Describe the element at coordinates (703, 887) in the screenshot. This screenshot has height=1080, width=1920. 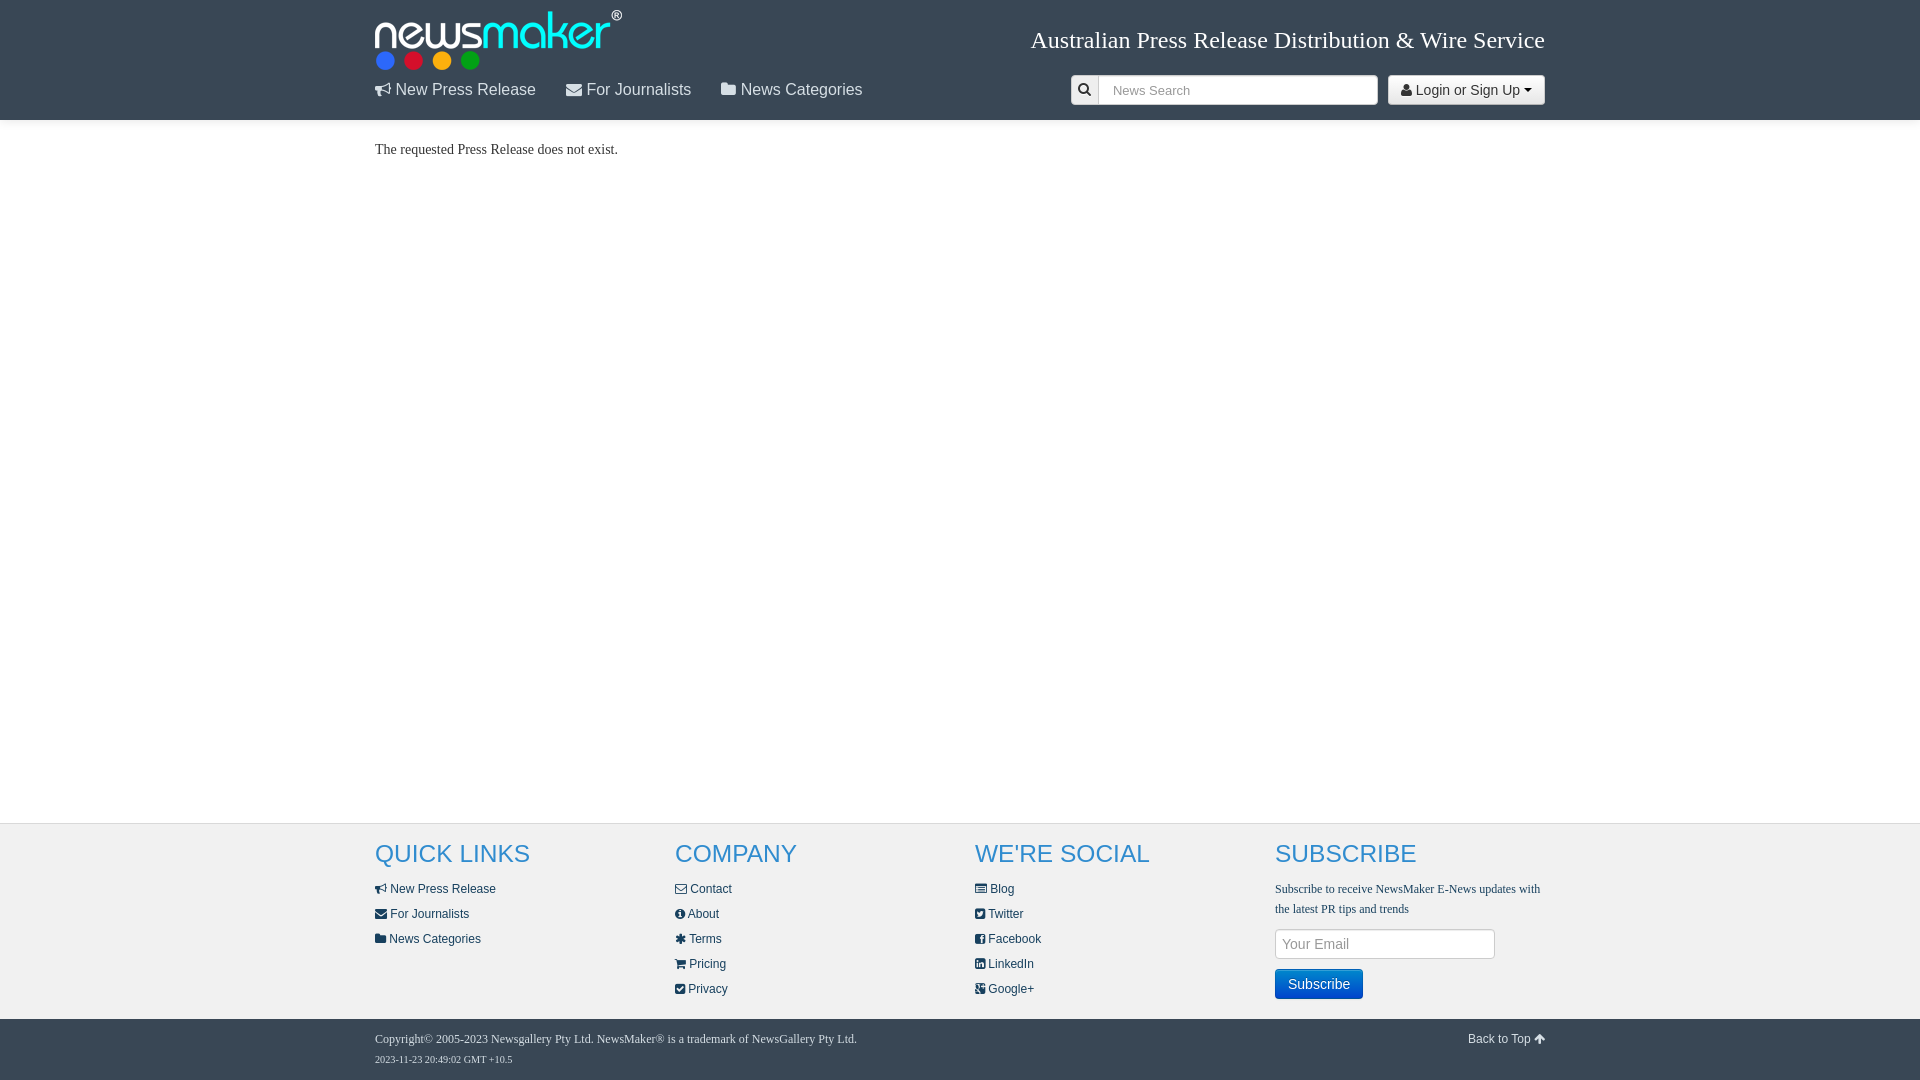
I see `'Contact'` at that location.